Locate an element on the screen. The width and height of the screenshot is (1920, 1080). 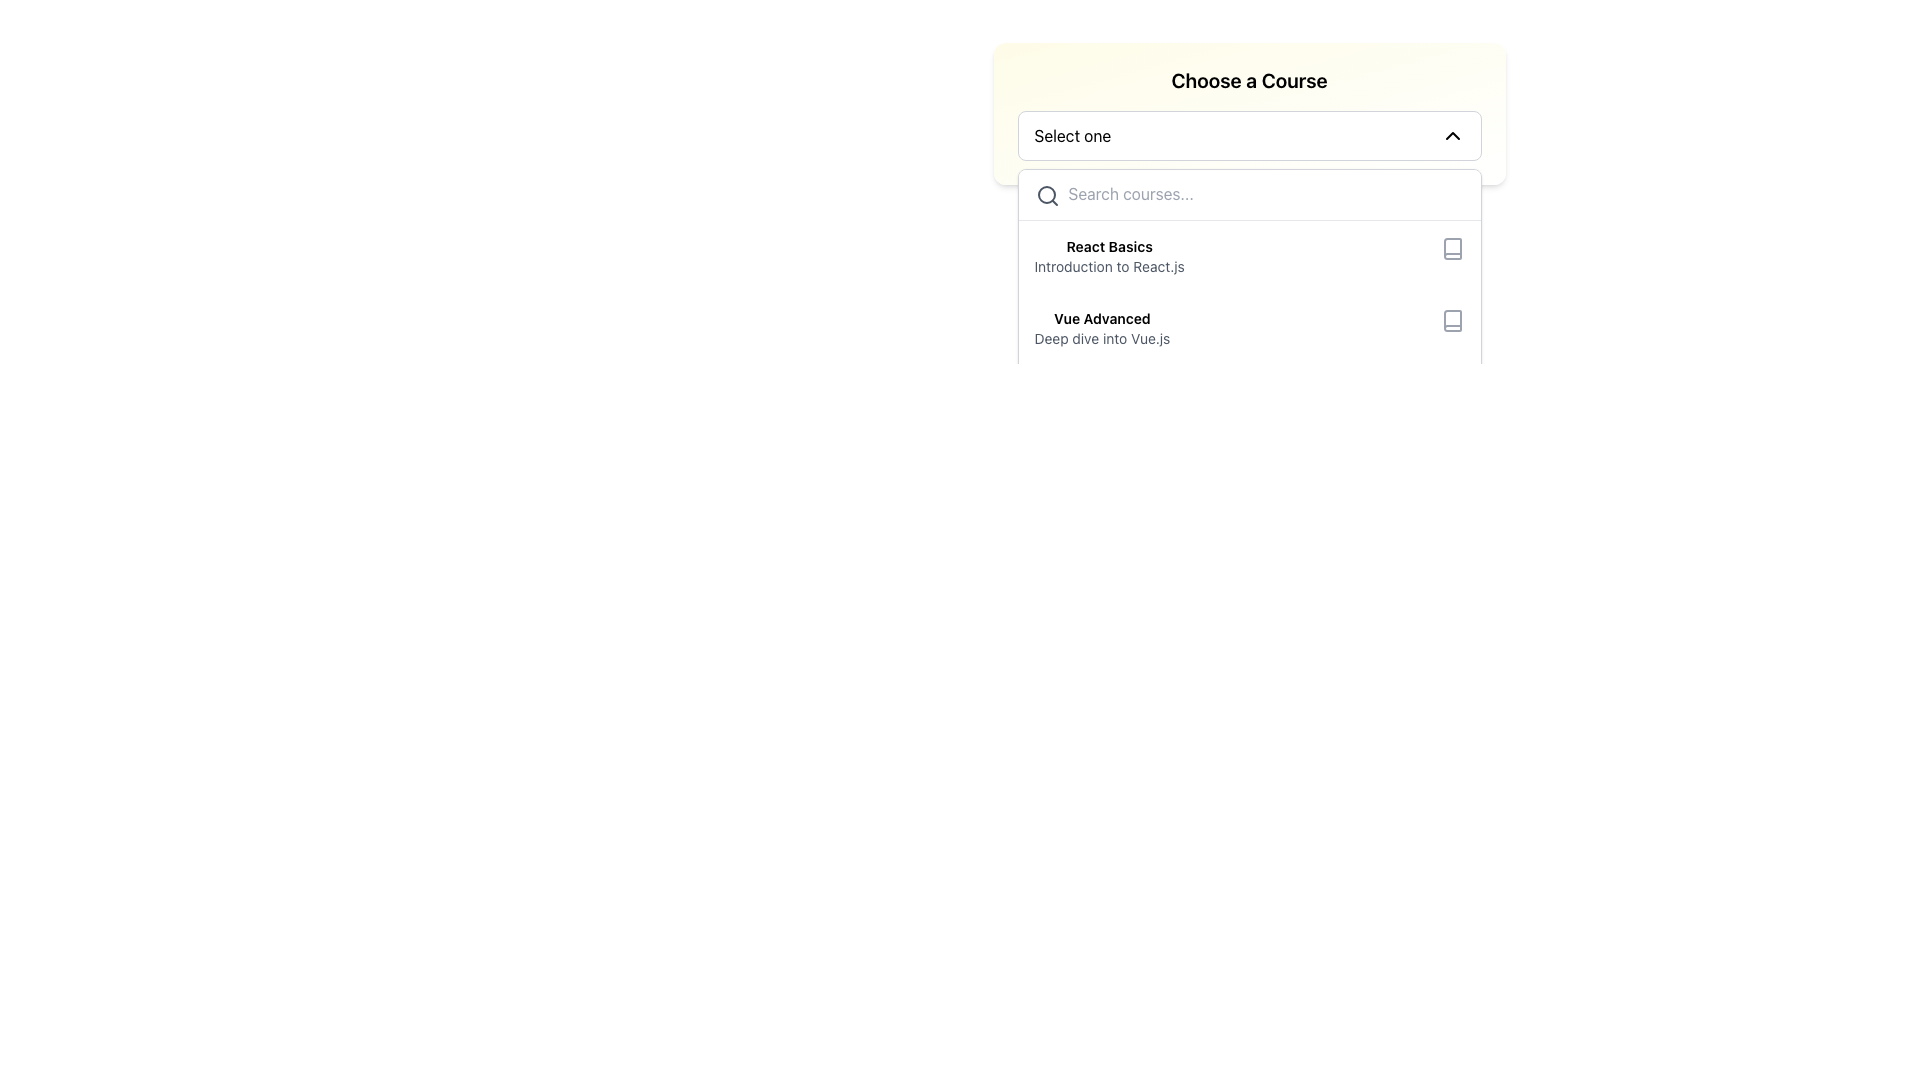
the search input field located at the top of the dropdown menu, directly below the 'Choose a Course' dropdown selector, to focus on it is located at coordinates (1248, 195).